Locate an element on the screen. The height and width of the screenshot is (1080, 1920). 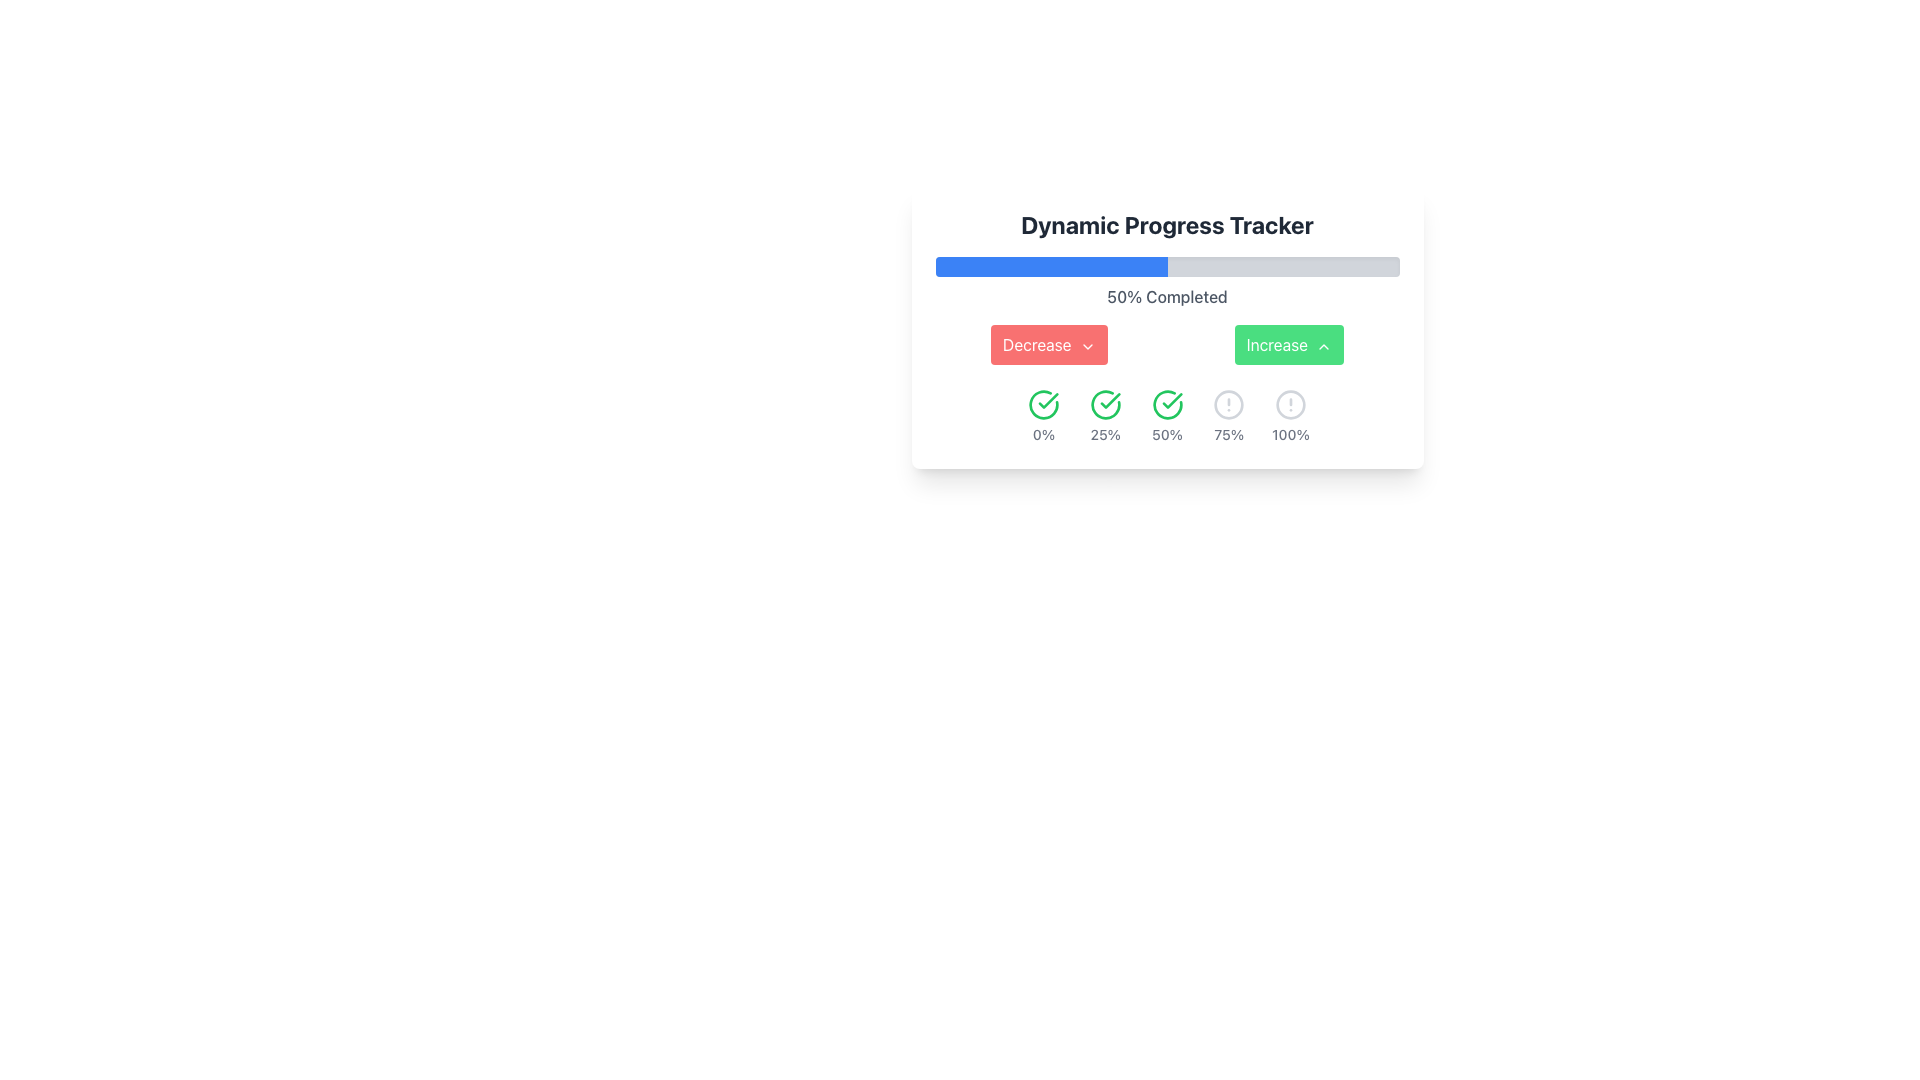
the circular icon indicator with an alert symbol (exclamation mark) inside, which is the fourth status marker in a row, labeled '75%' is located at coordinates (1228, 405).